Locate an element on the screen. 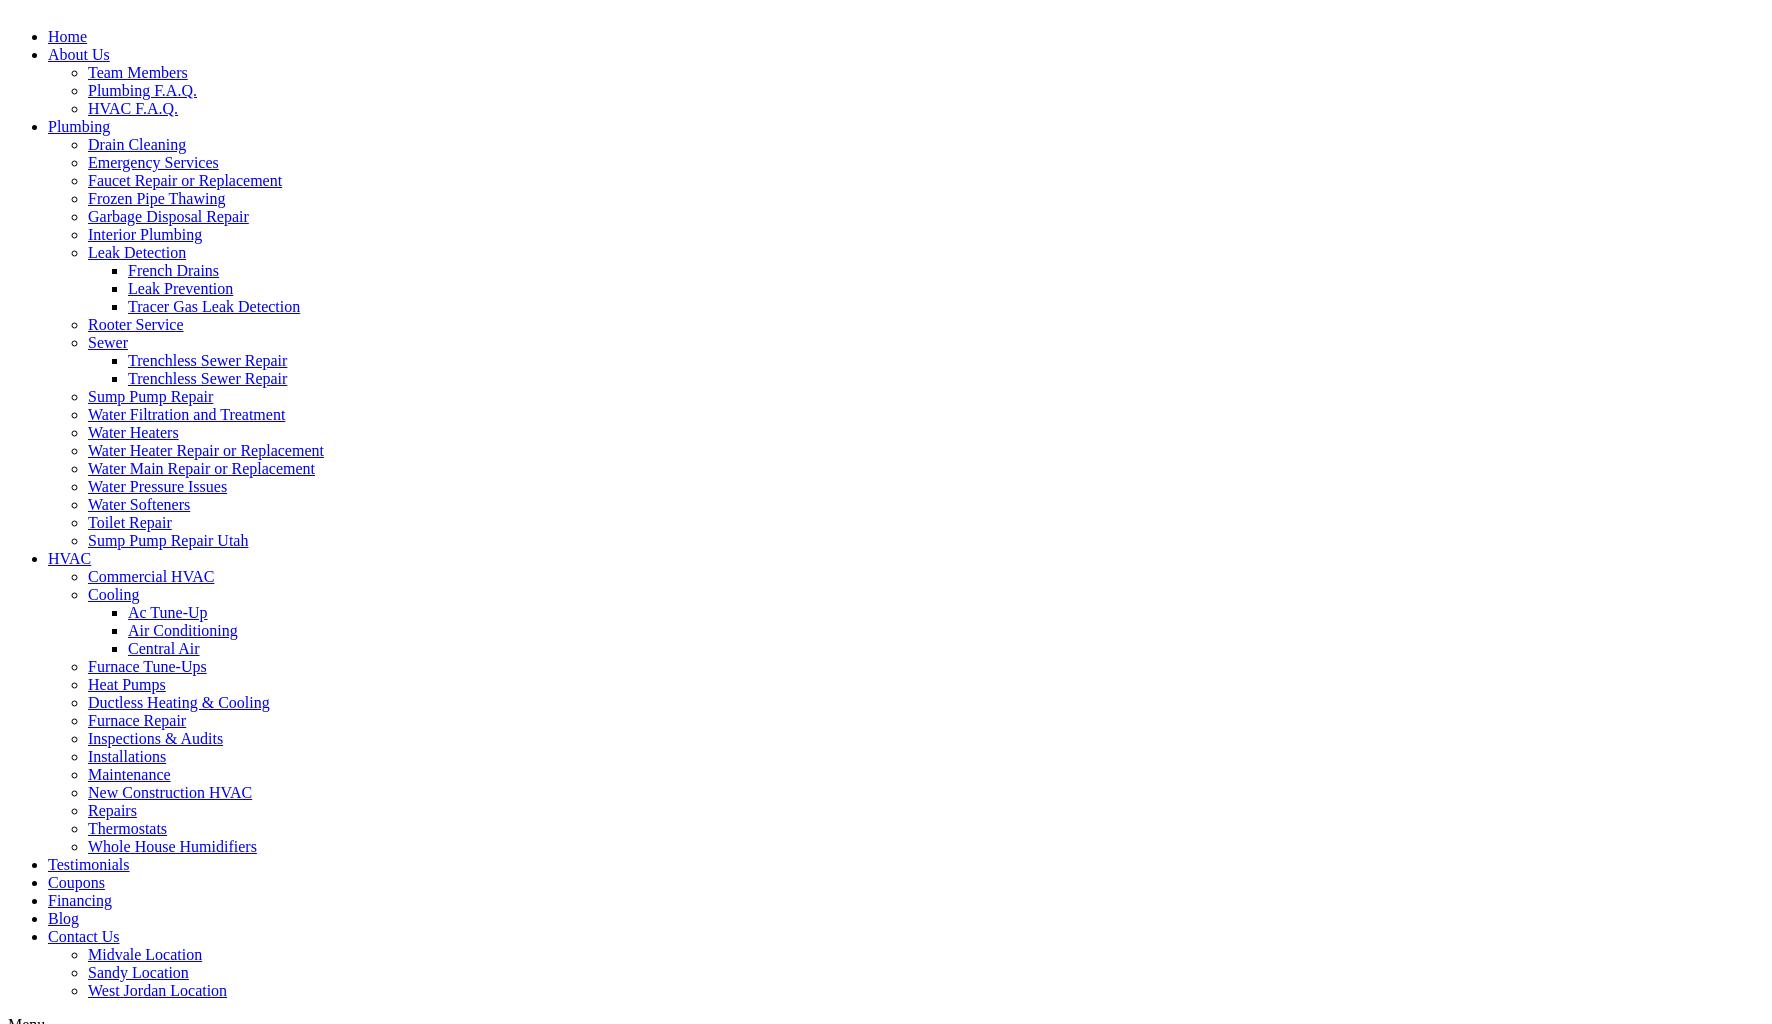  'Tracer Gas Leak Detection' is located at coordinates (127, 304).